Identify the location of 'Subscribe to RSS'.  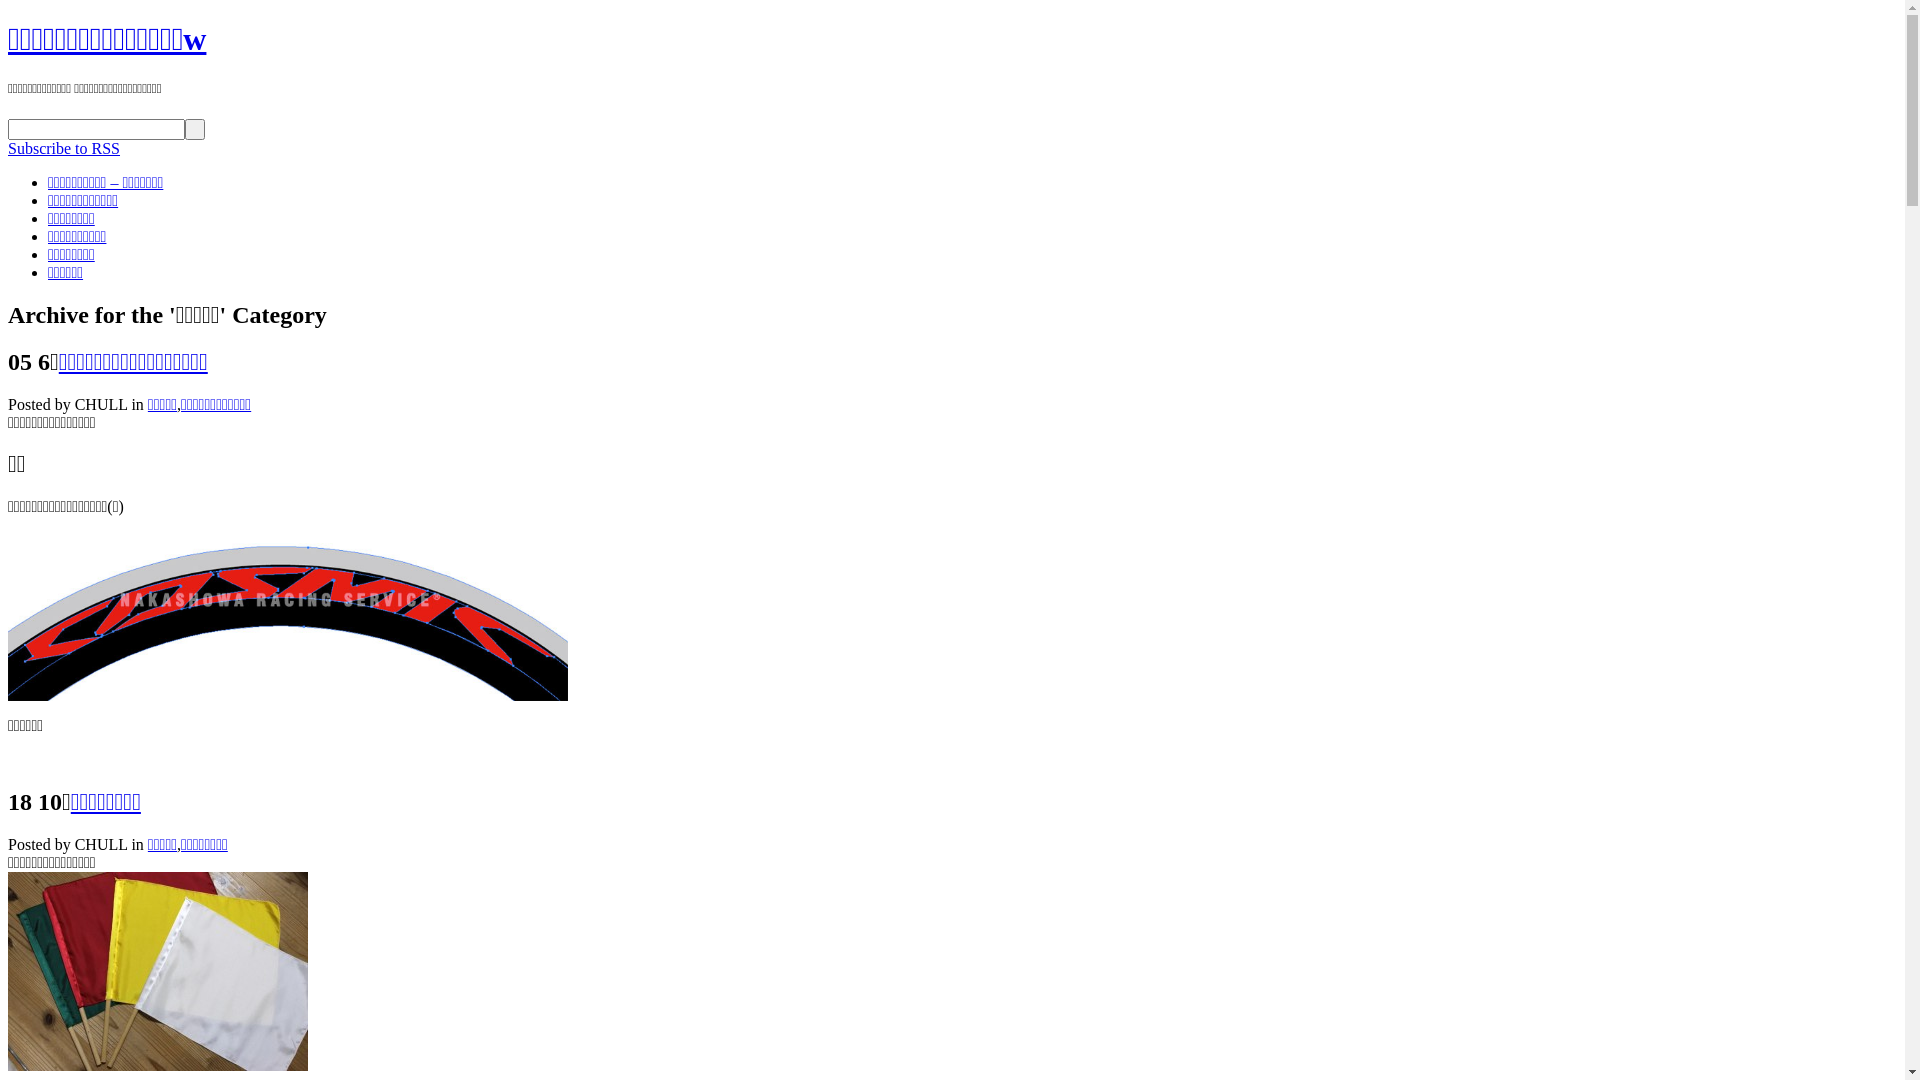
(8, 147).